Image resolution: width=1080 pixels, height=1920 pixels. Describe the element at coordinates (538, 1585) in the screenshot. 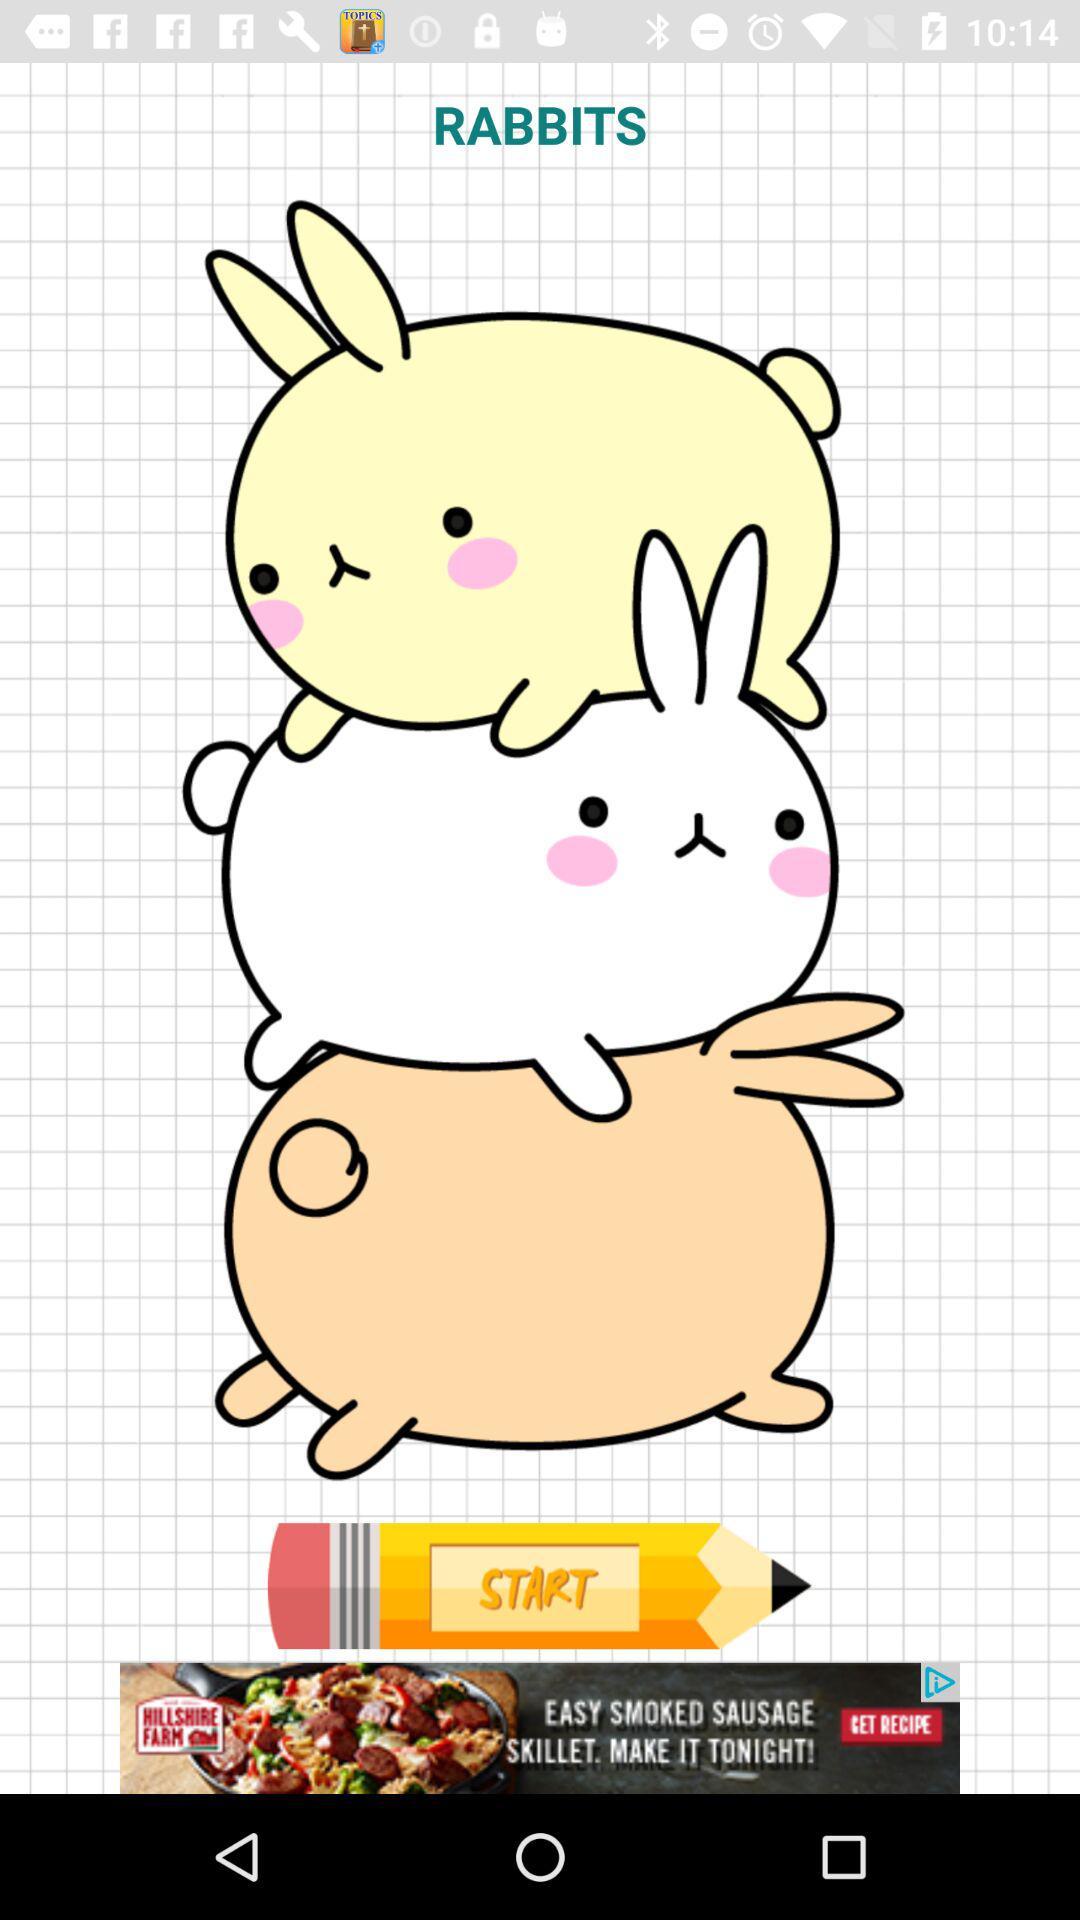

I see `begin to start` at that location.